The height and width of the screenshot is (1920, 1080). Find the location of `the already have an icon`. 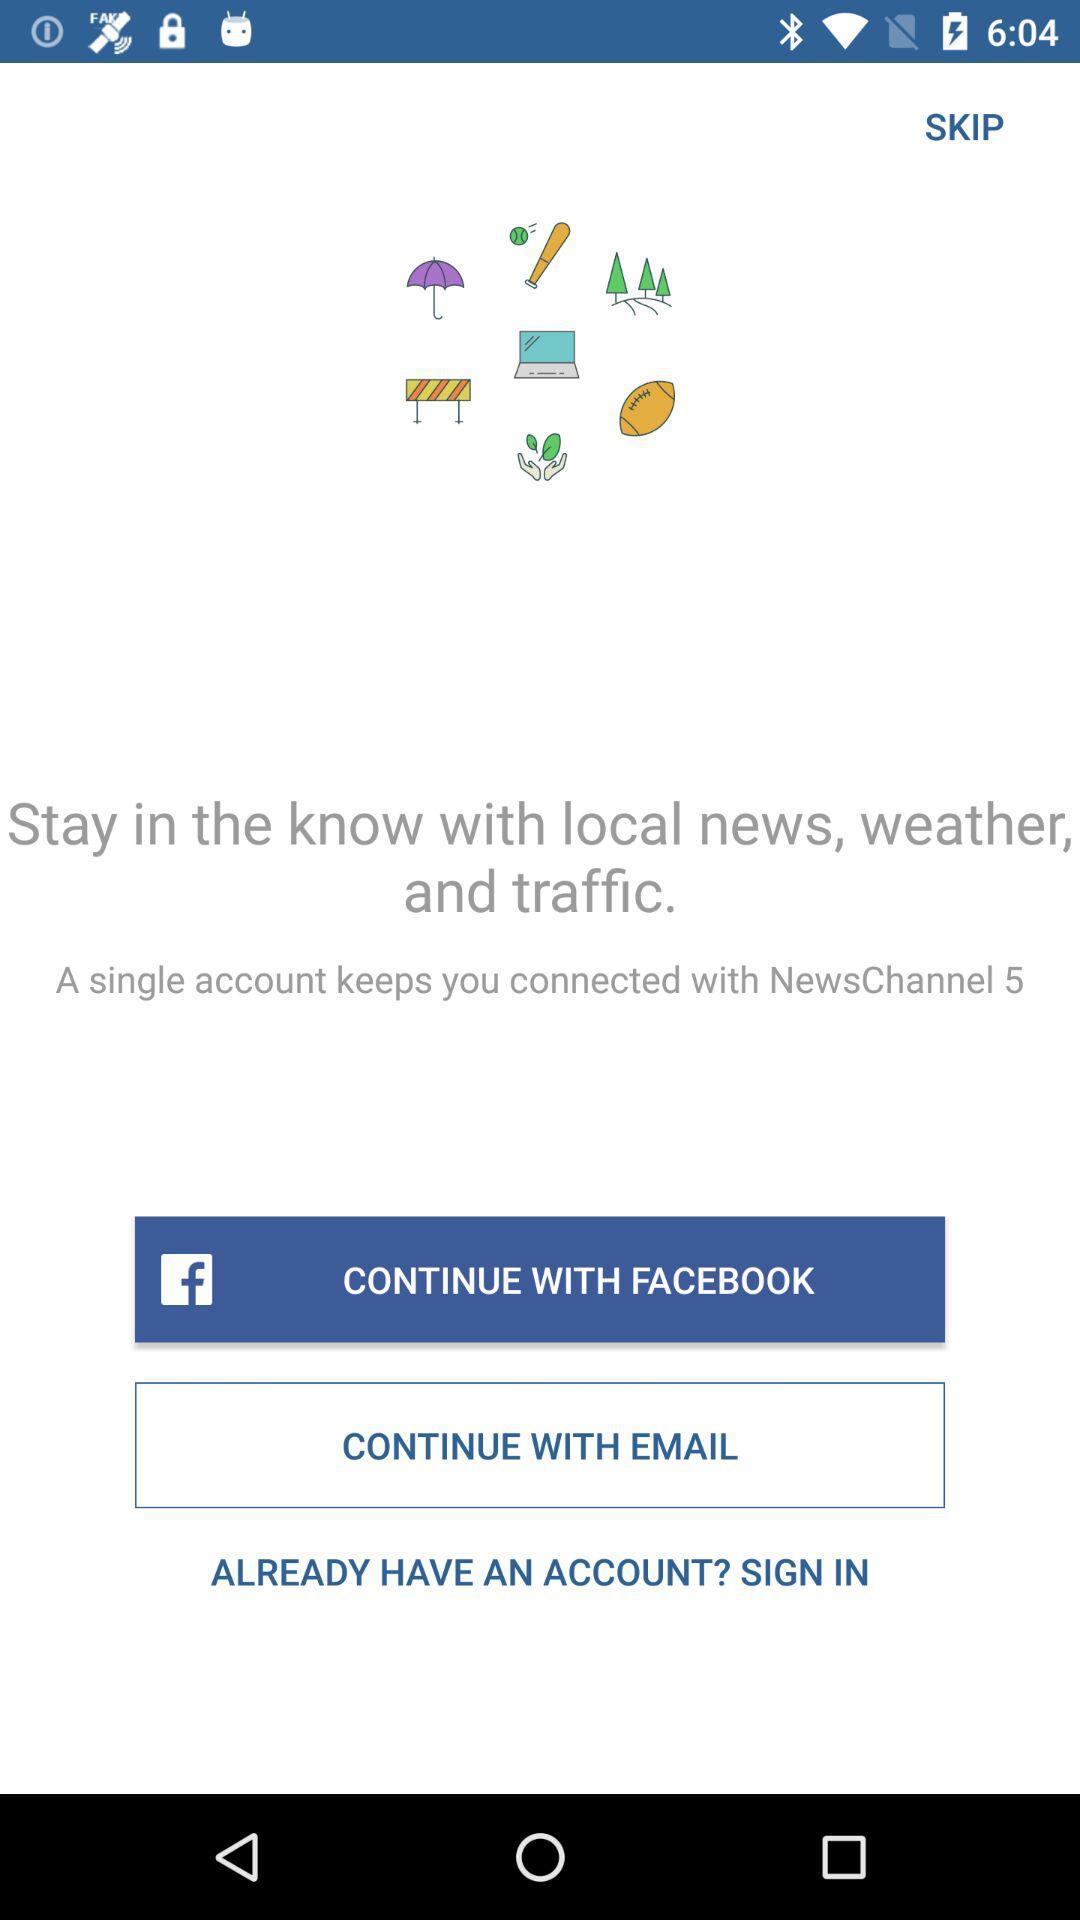

the already have an icon is located at coordinates (540, 1570).